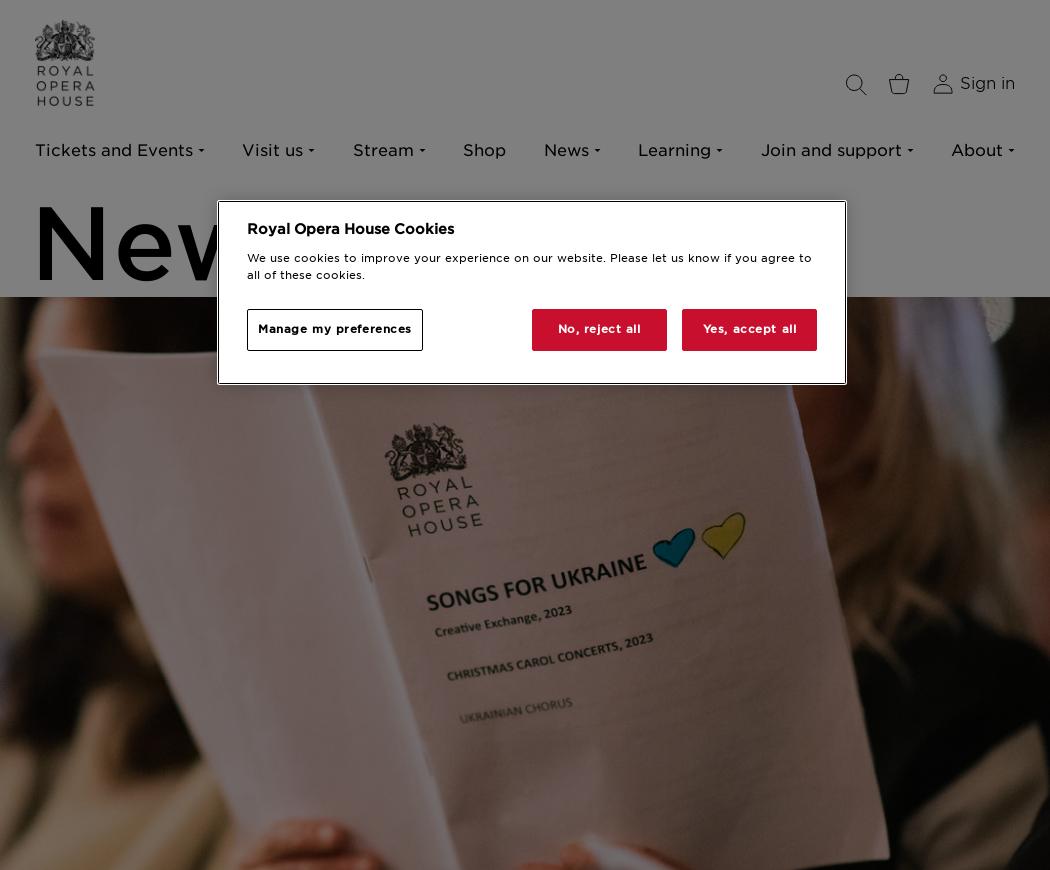 The image size is (1050, 870). What do you see at coordinates (561, 269) in the screenshot?
I see `'Archive and Collections'` at bounding box center [561, 269].